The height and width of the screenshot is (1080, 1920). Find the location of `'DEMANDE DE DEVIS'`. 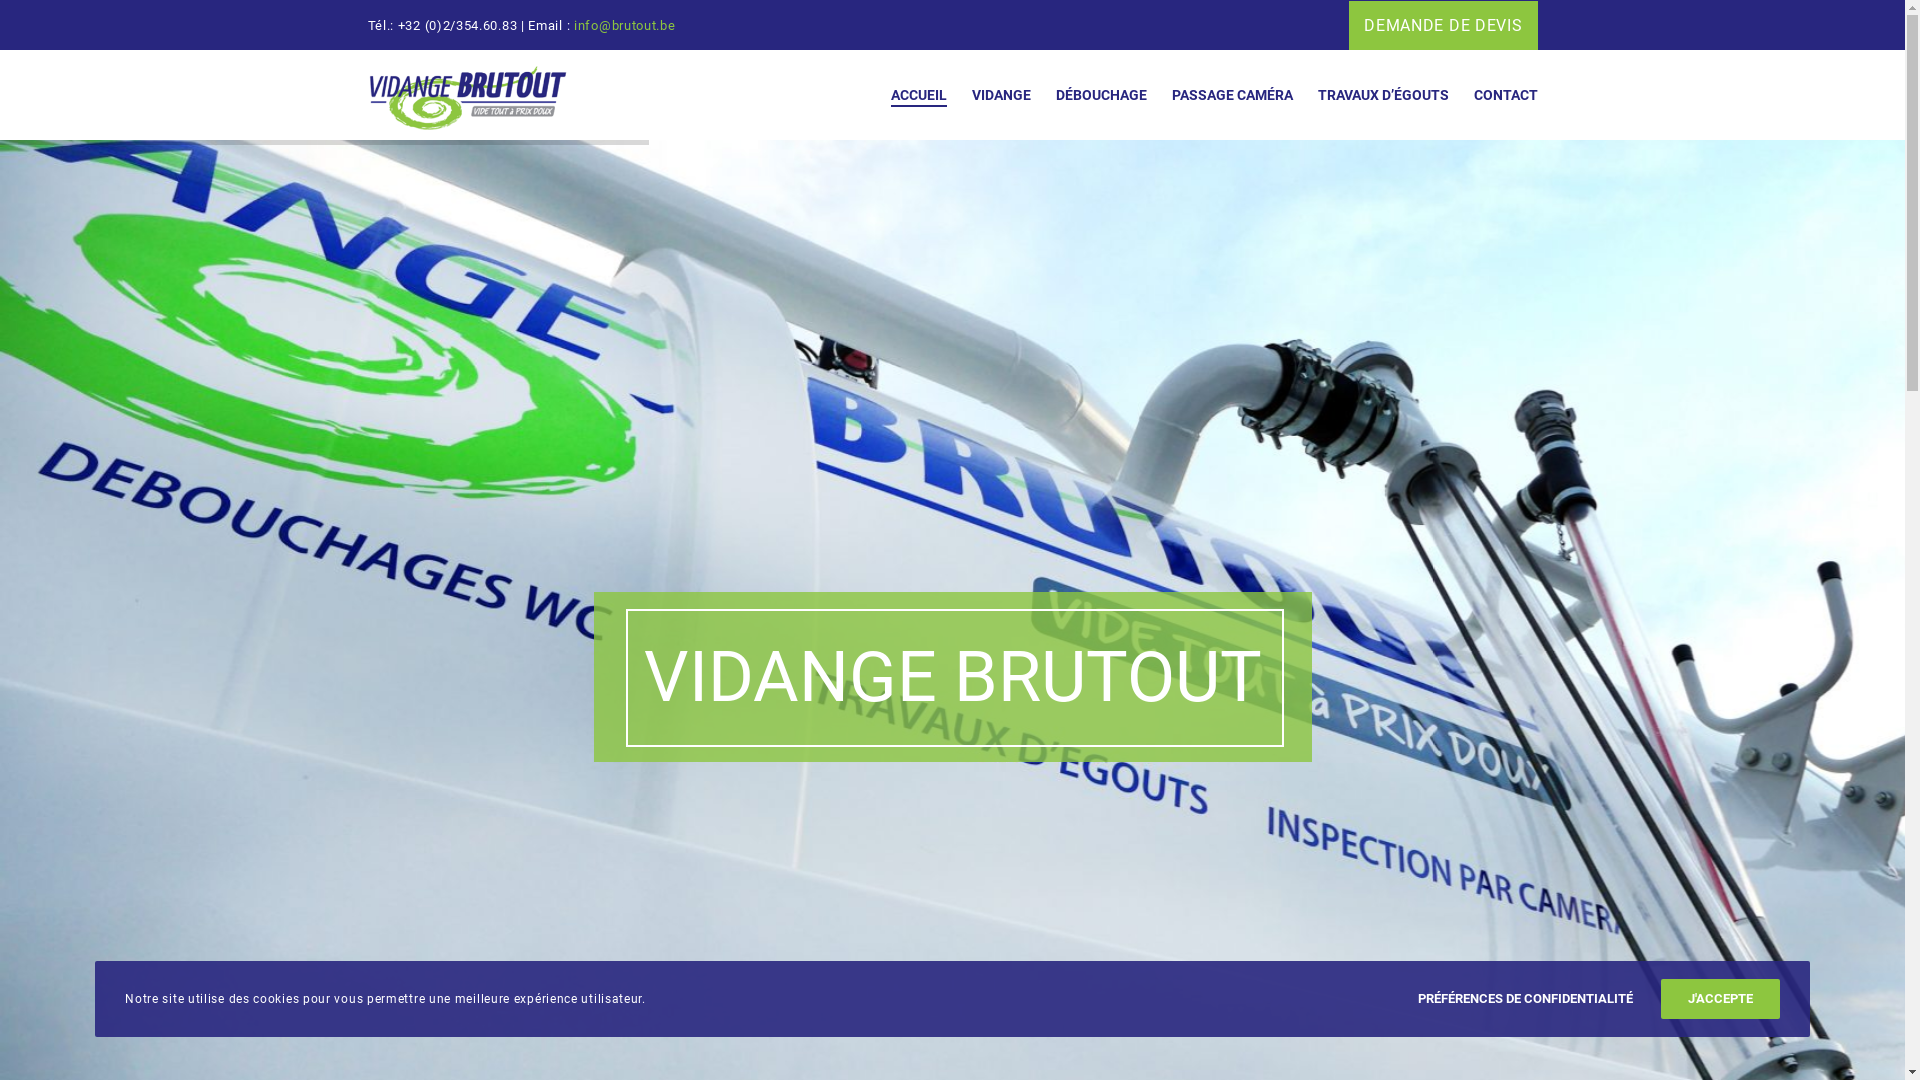

'DEMANDE DE DEVIS' is located at coordinates (1443, 25).